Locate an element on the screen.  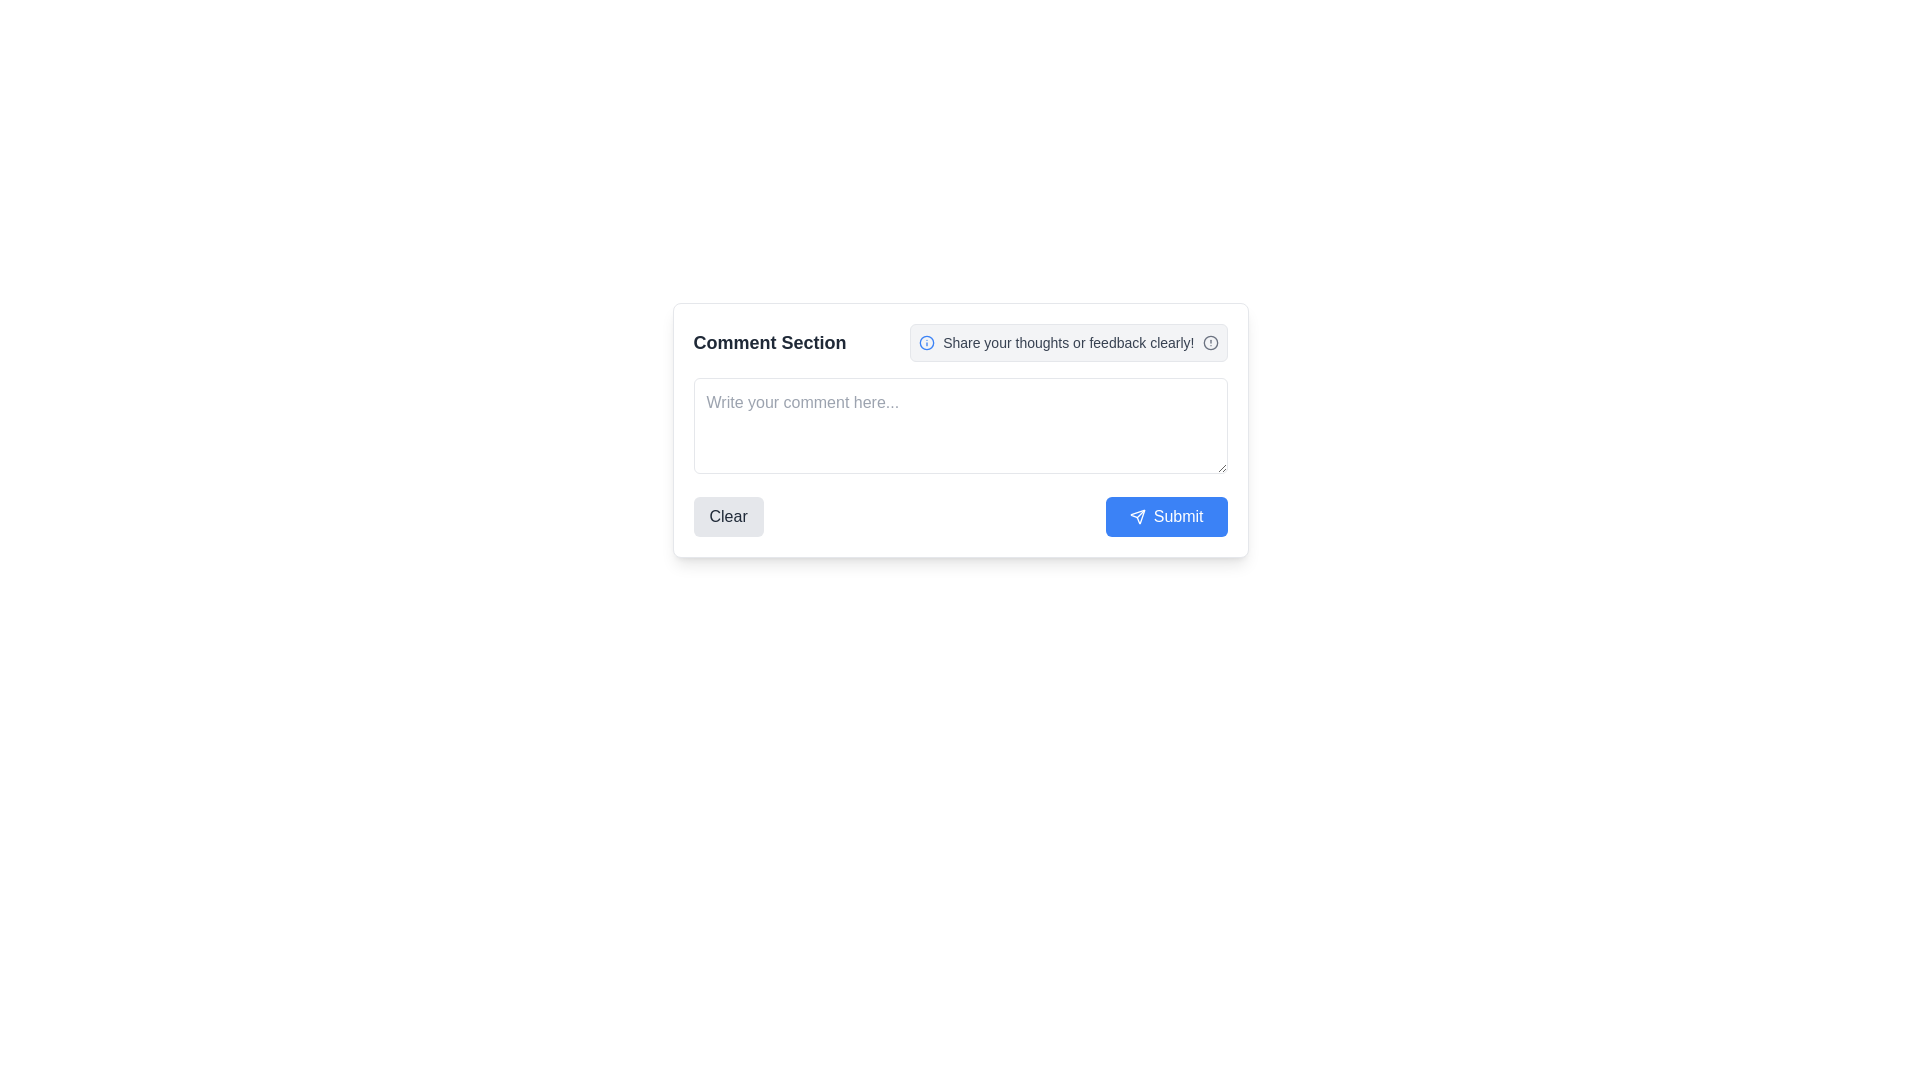
the prominently styled text label reading 'Comment Section,' which is bold and larger than surrounding text, located in the top-left portion of the feedback card is located at coordinates (769, 342).